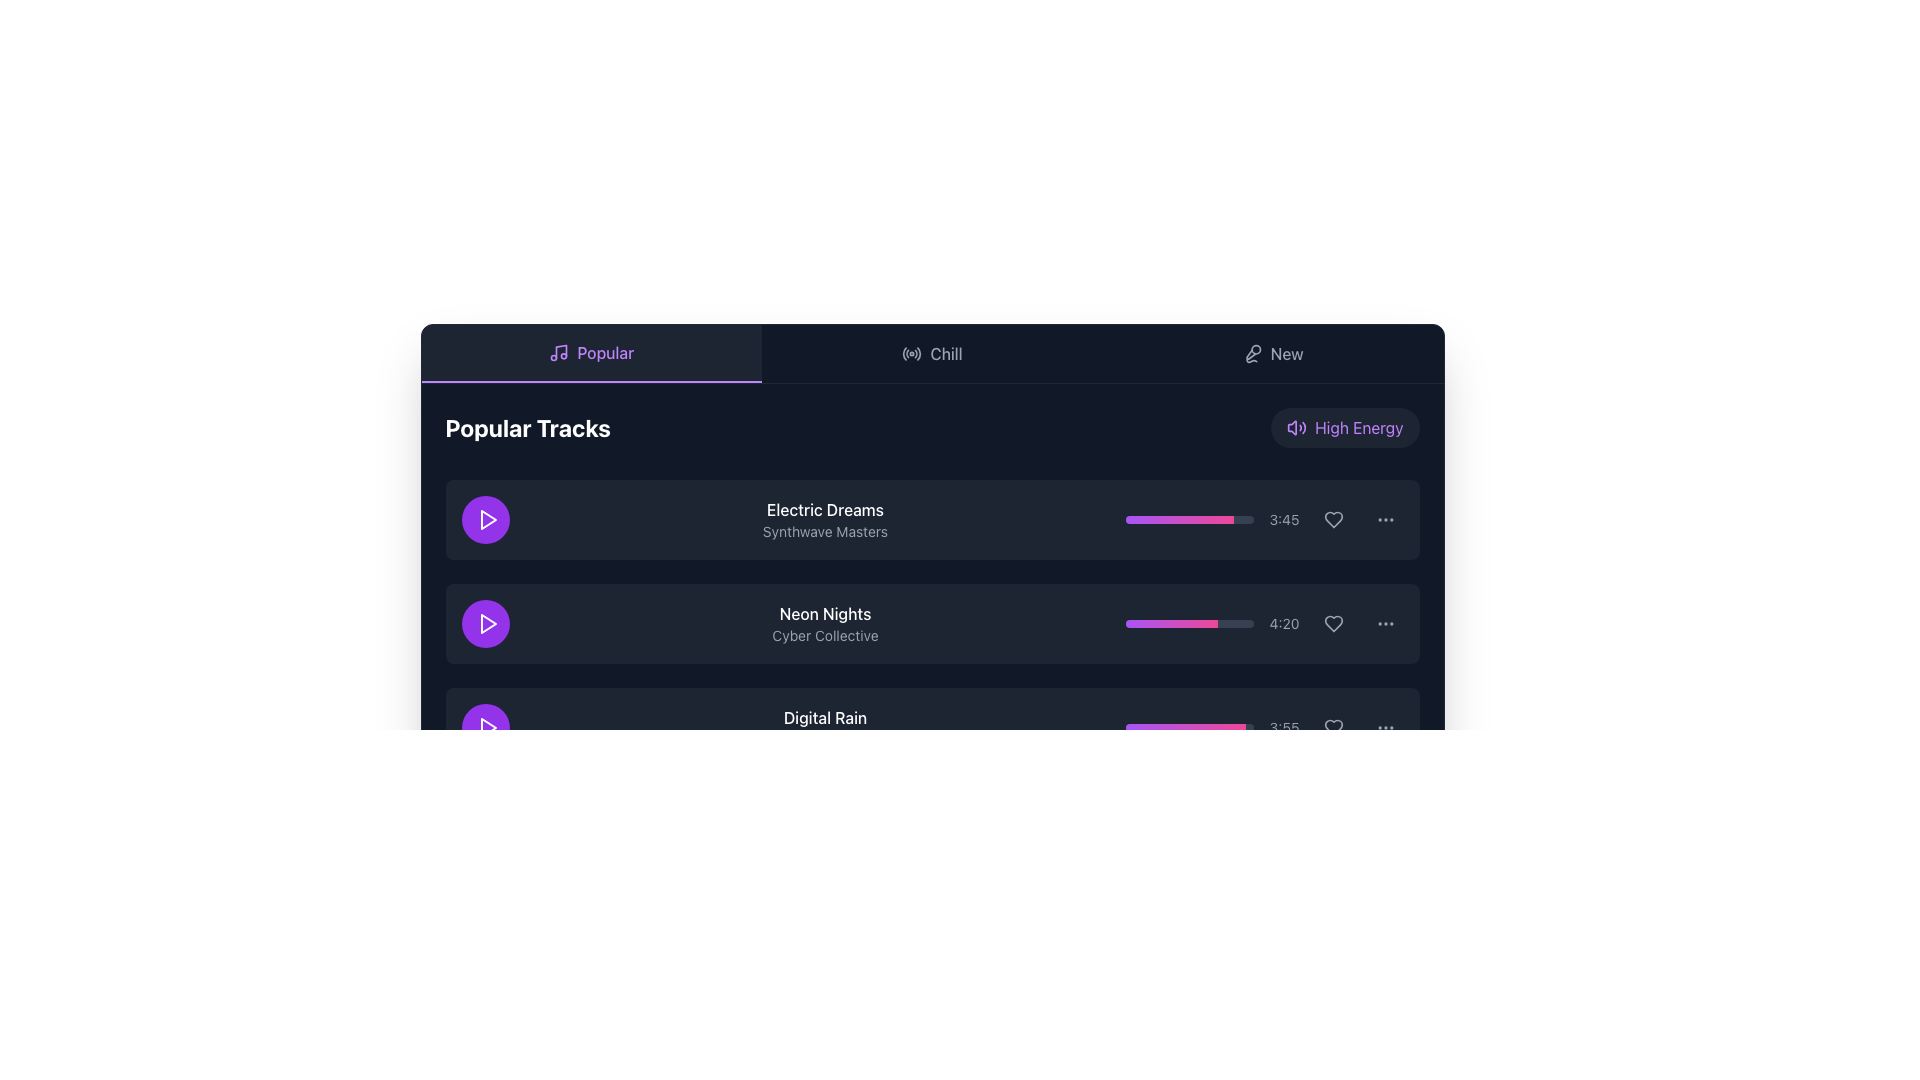  Describe the element at coordinates (559, 352) in the screenshot. I see `the music note icon representing the Popular tab in the navigation bar` at that location.